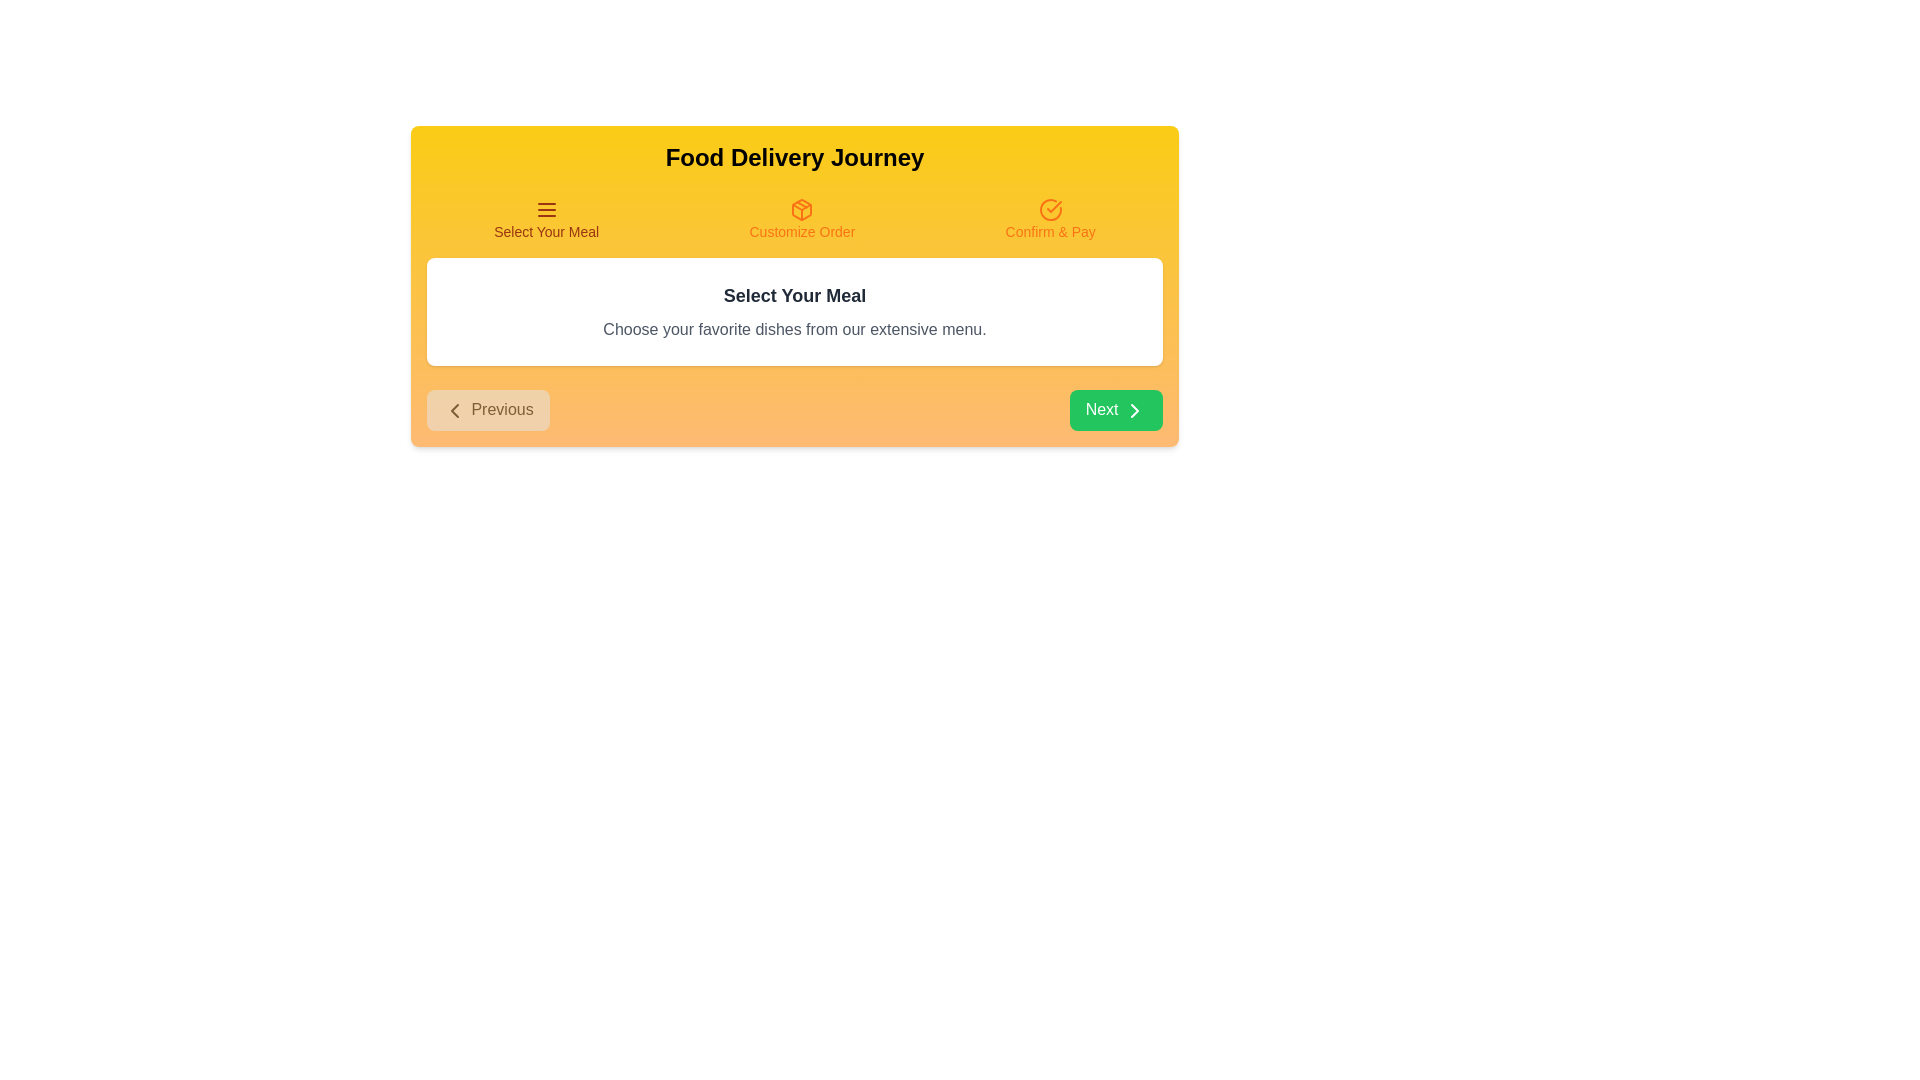  What do you see at coordinates (454, 408) in the screenshot?
I see `the chevron icon that serves as a visual indicator for backward navigation, located inside the 'Previous' button` at bounding box center [454, 408].